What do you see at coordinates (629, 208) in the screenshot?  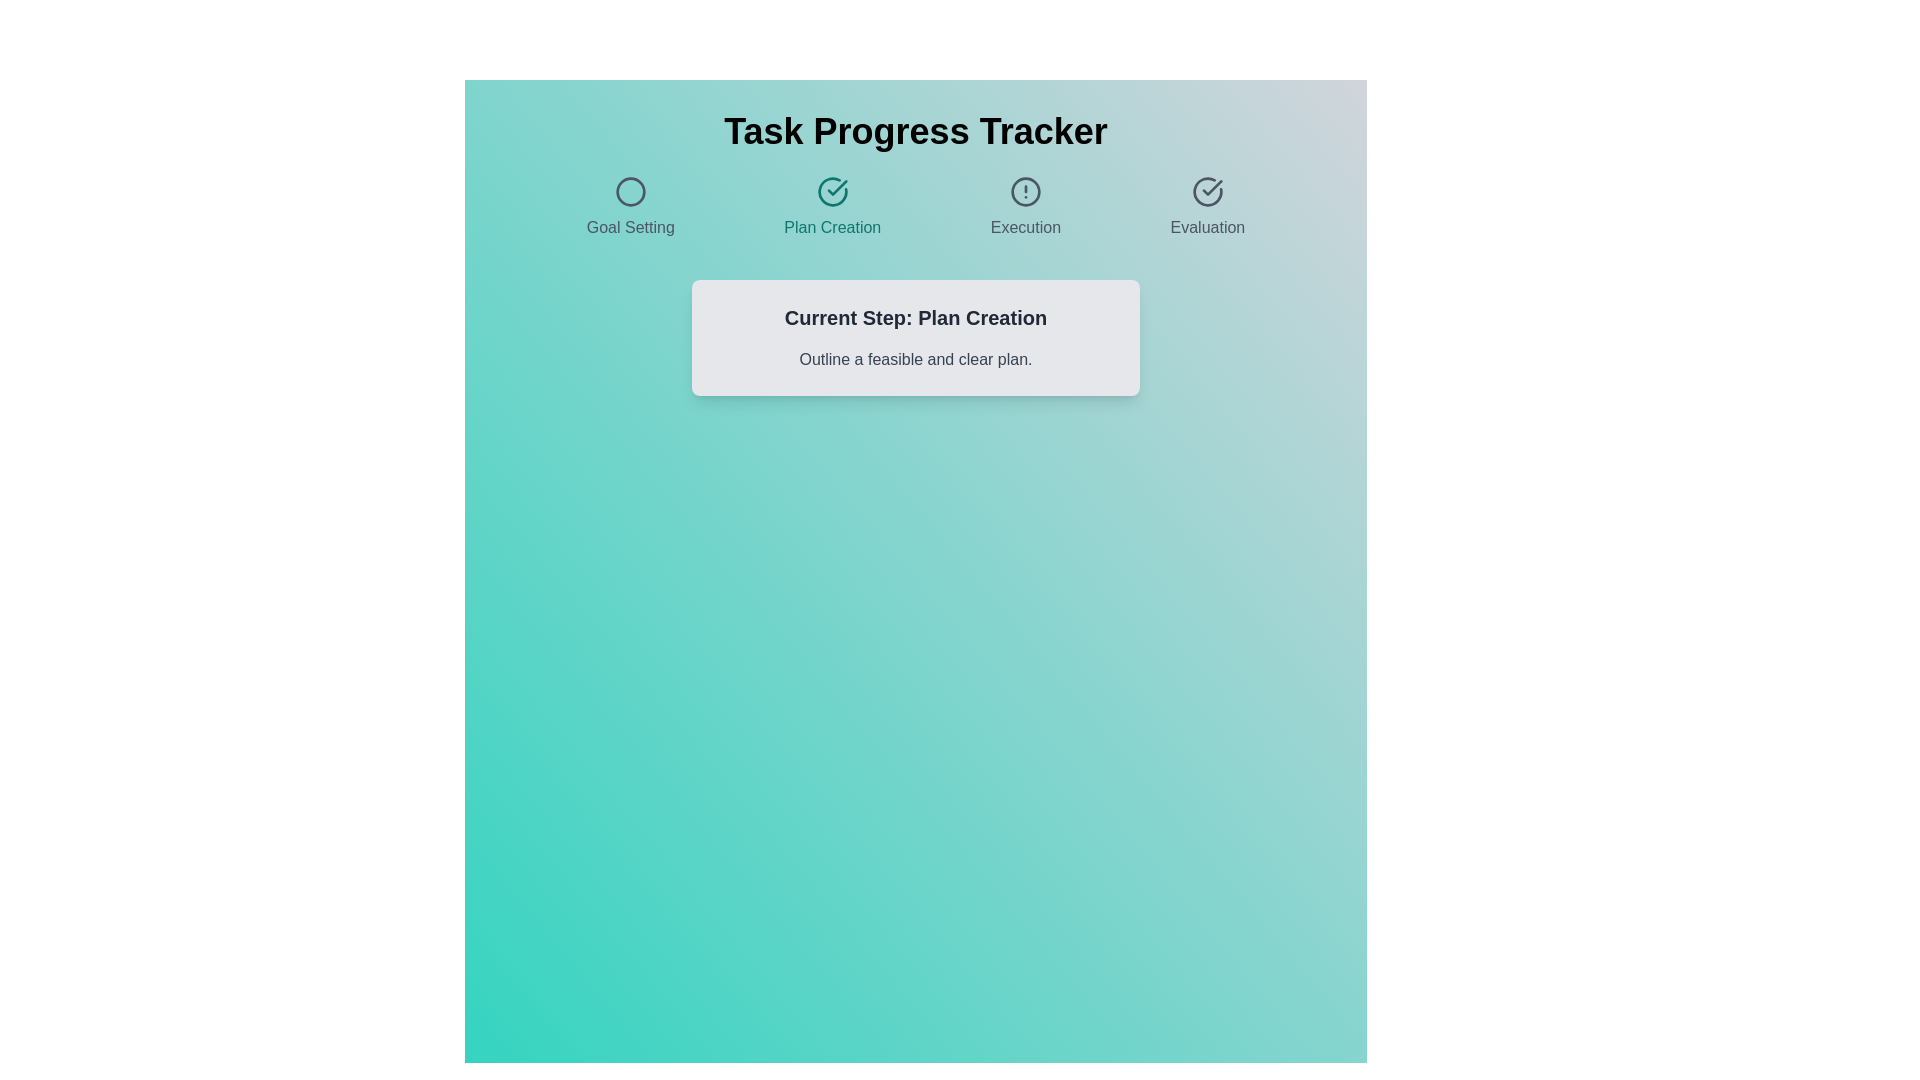 I see `the step title Goal Setting to navigate to the corresponding step` at bounding box center [629, 208].